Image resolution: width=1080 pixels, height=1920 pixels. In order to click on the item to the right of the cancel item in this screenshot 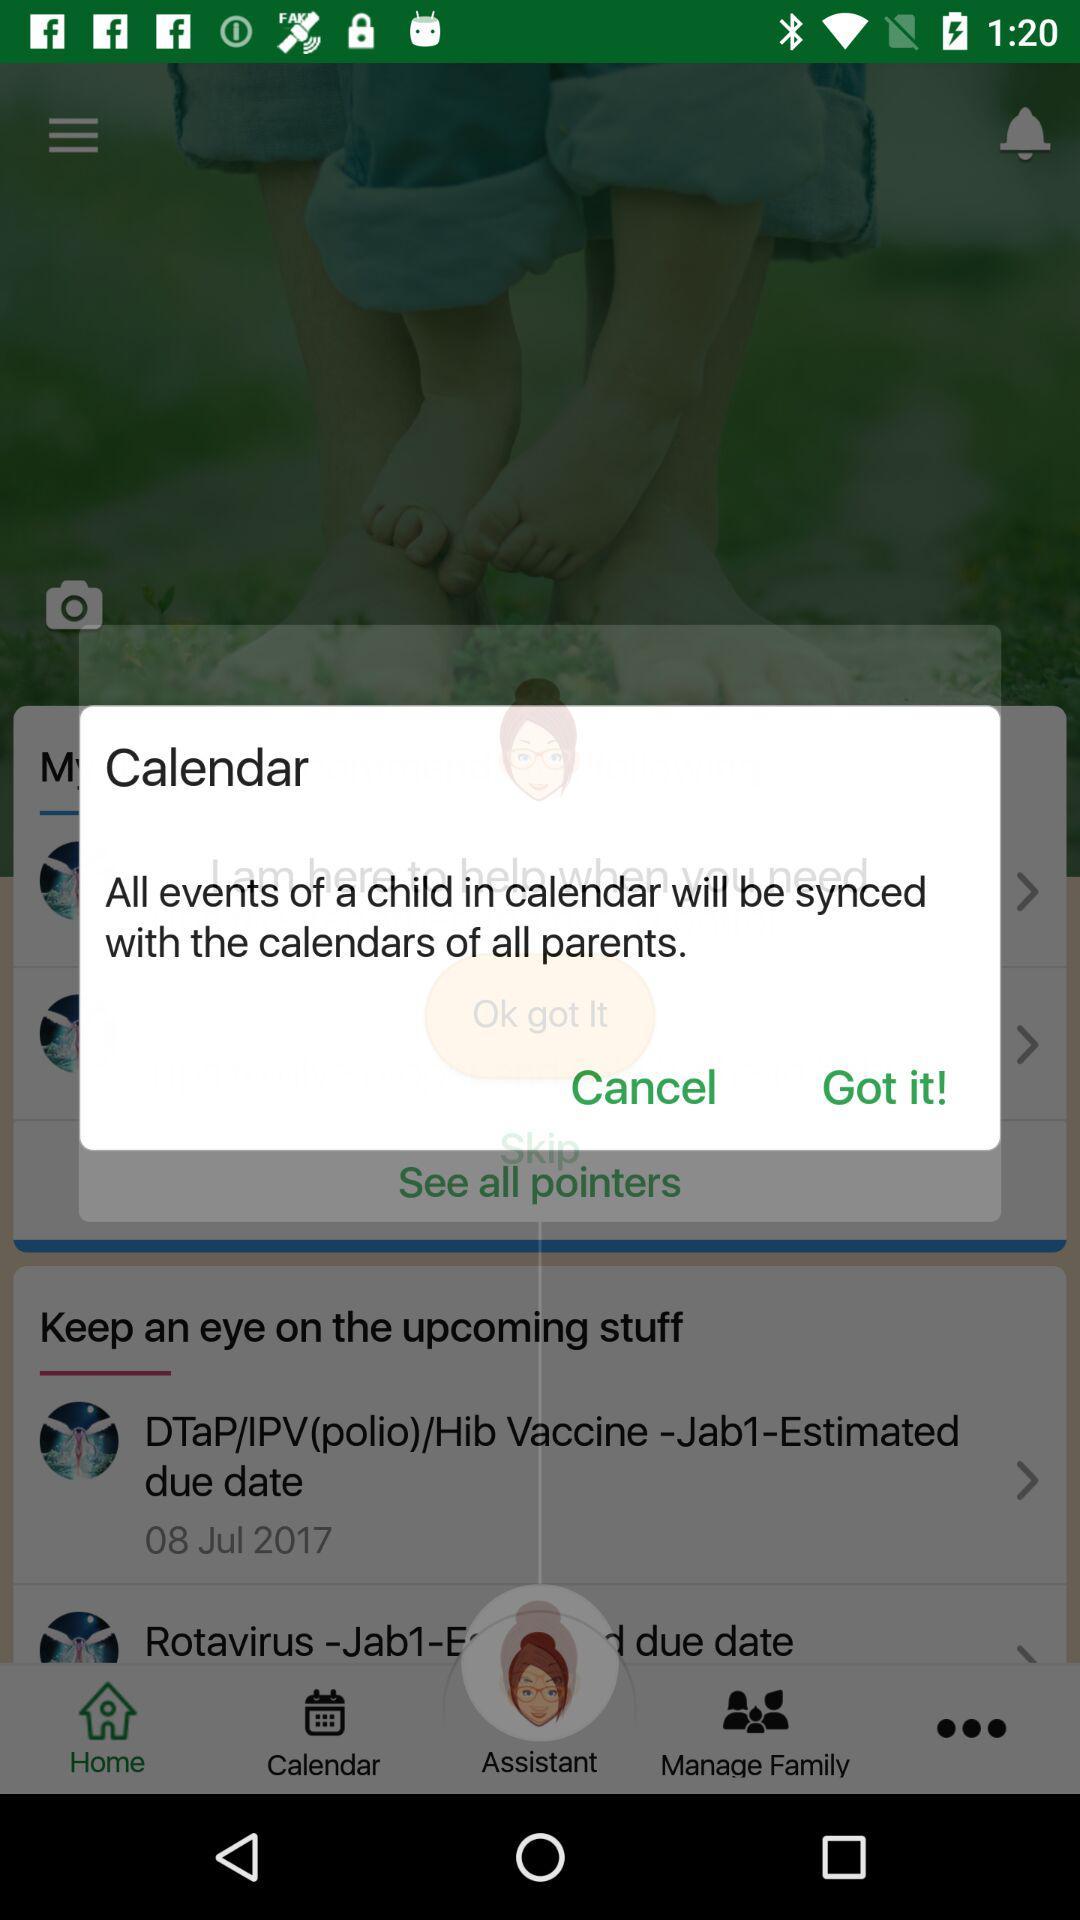, I will do `click(884, 1088)`.